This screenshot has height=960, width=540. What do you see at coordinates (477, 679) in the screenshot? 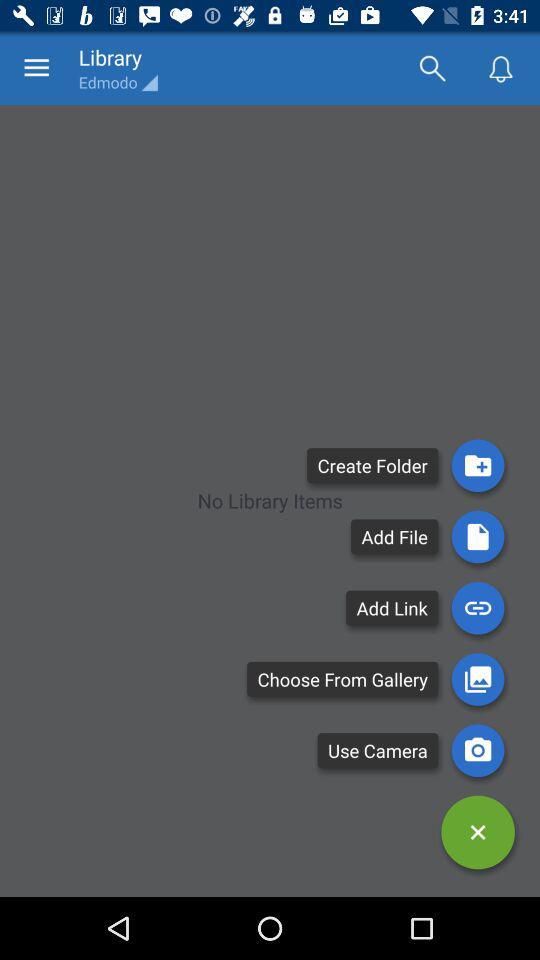
I see `choose from gallery` at bounding box center [477, 679].